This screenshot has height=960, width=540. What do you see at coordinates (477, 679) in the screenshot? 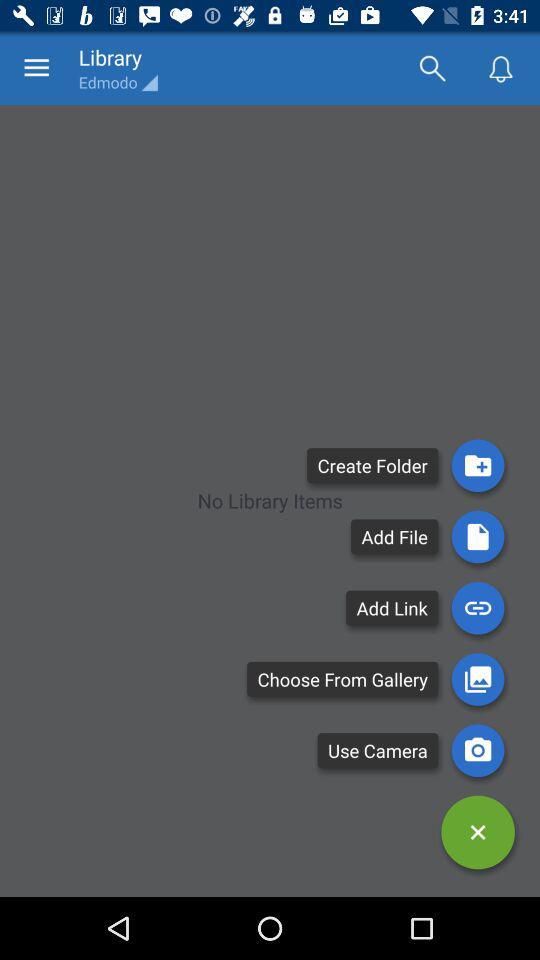
I see `choose from gallery` at bounding box center [477, 679].